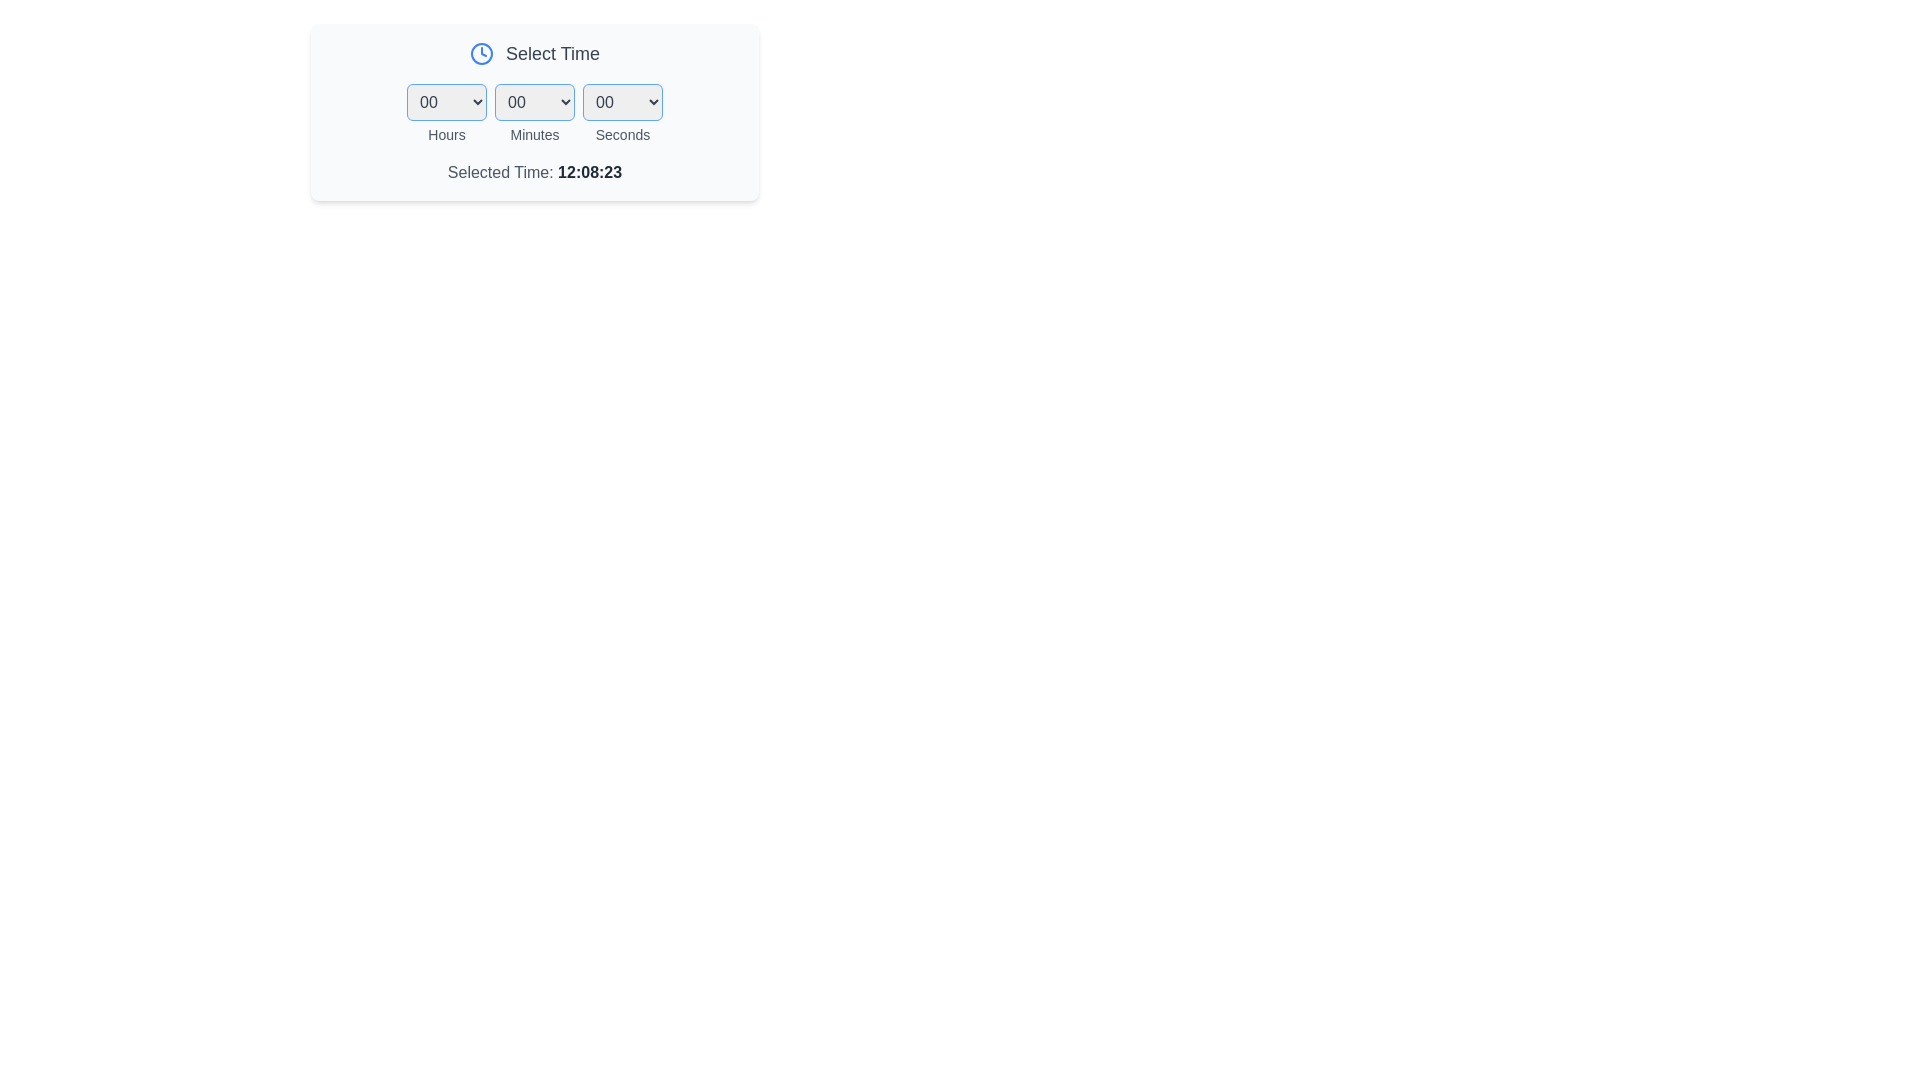  I want to click on the non-interactive Text label located below the second dropdown menu, which indicates the associated dropdown menu adjusts minute values within the time selection system, so click(534, 135).